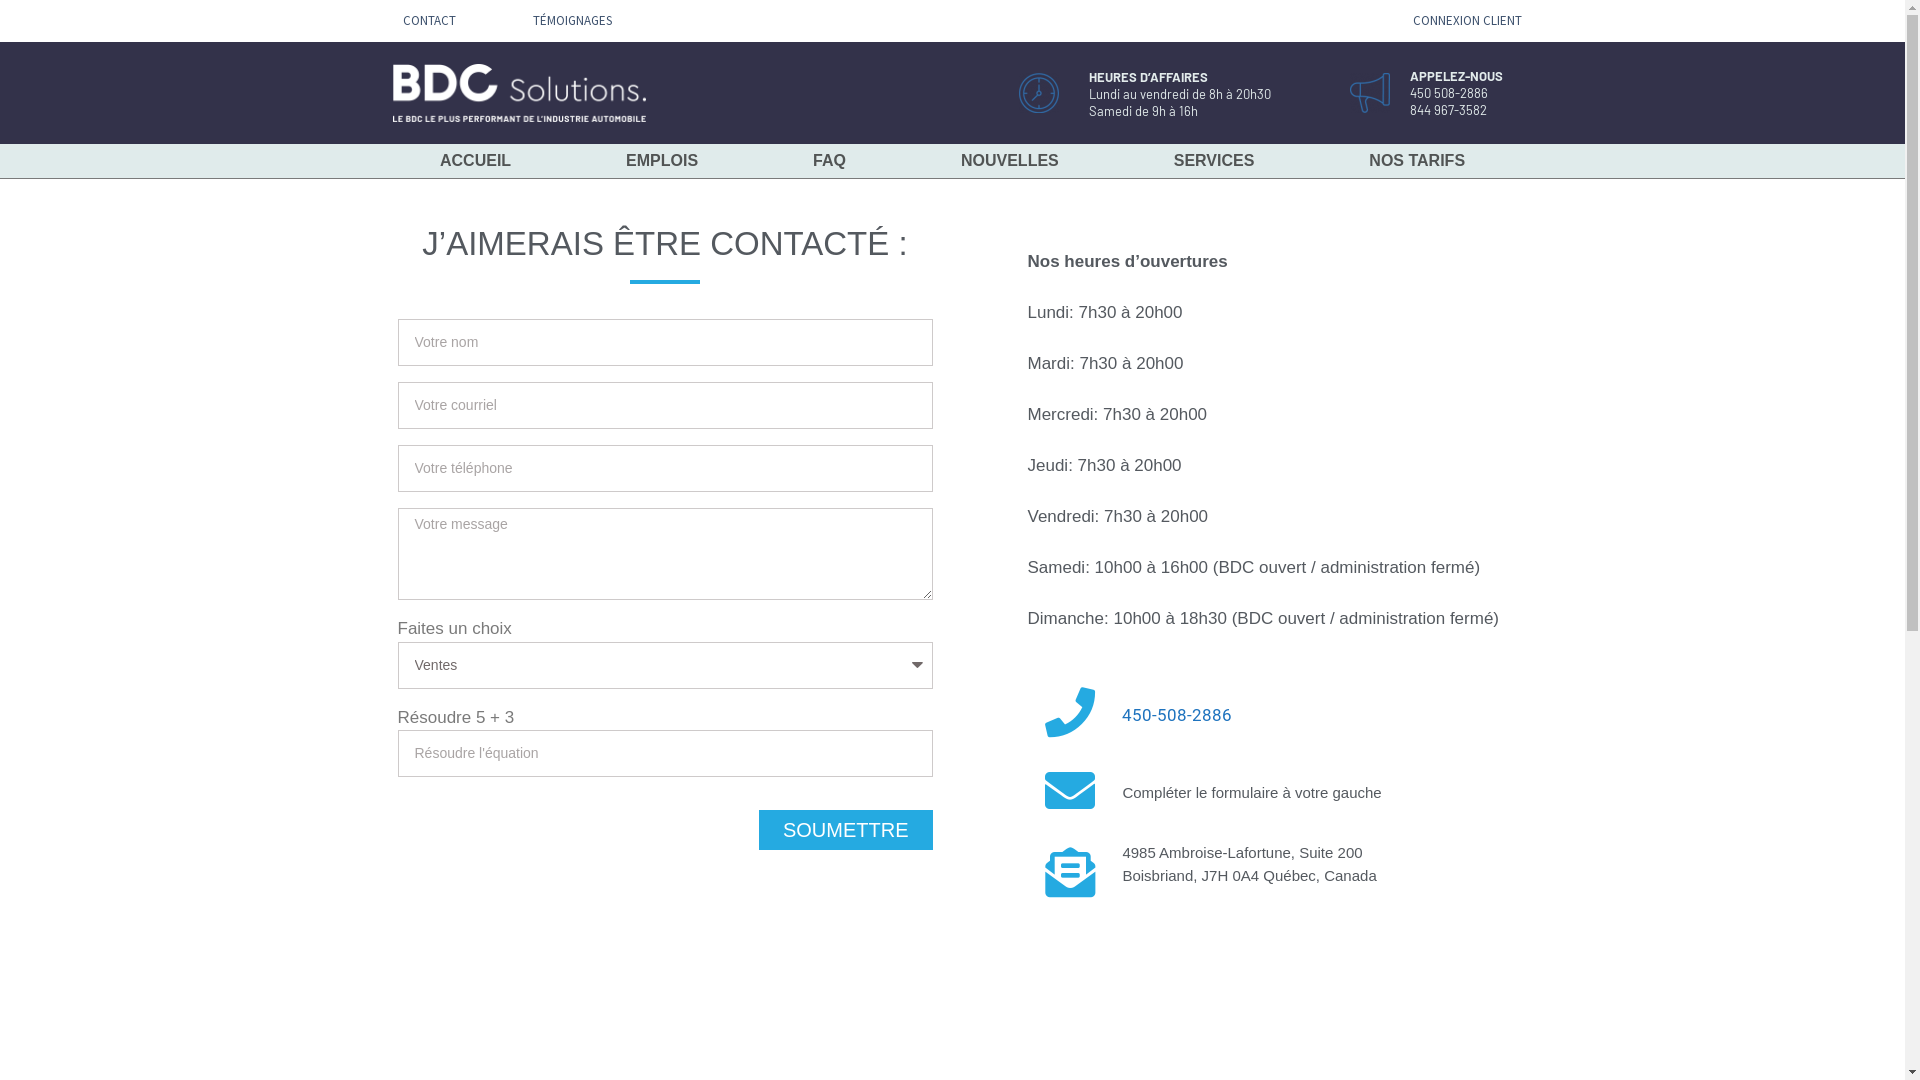 Image resolution: width=1920 pixels, height=1080 pixels. What do you see at coordinates (1449, 92) in the screenshot?
I see `'450 508-2886'` at bounding box center [1449, 92].